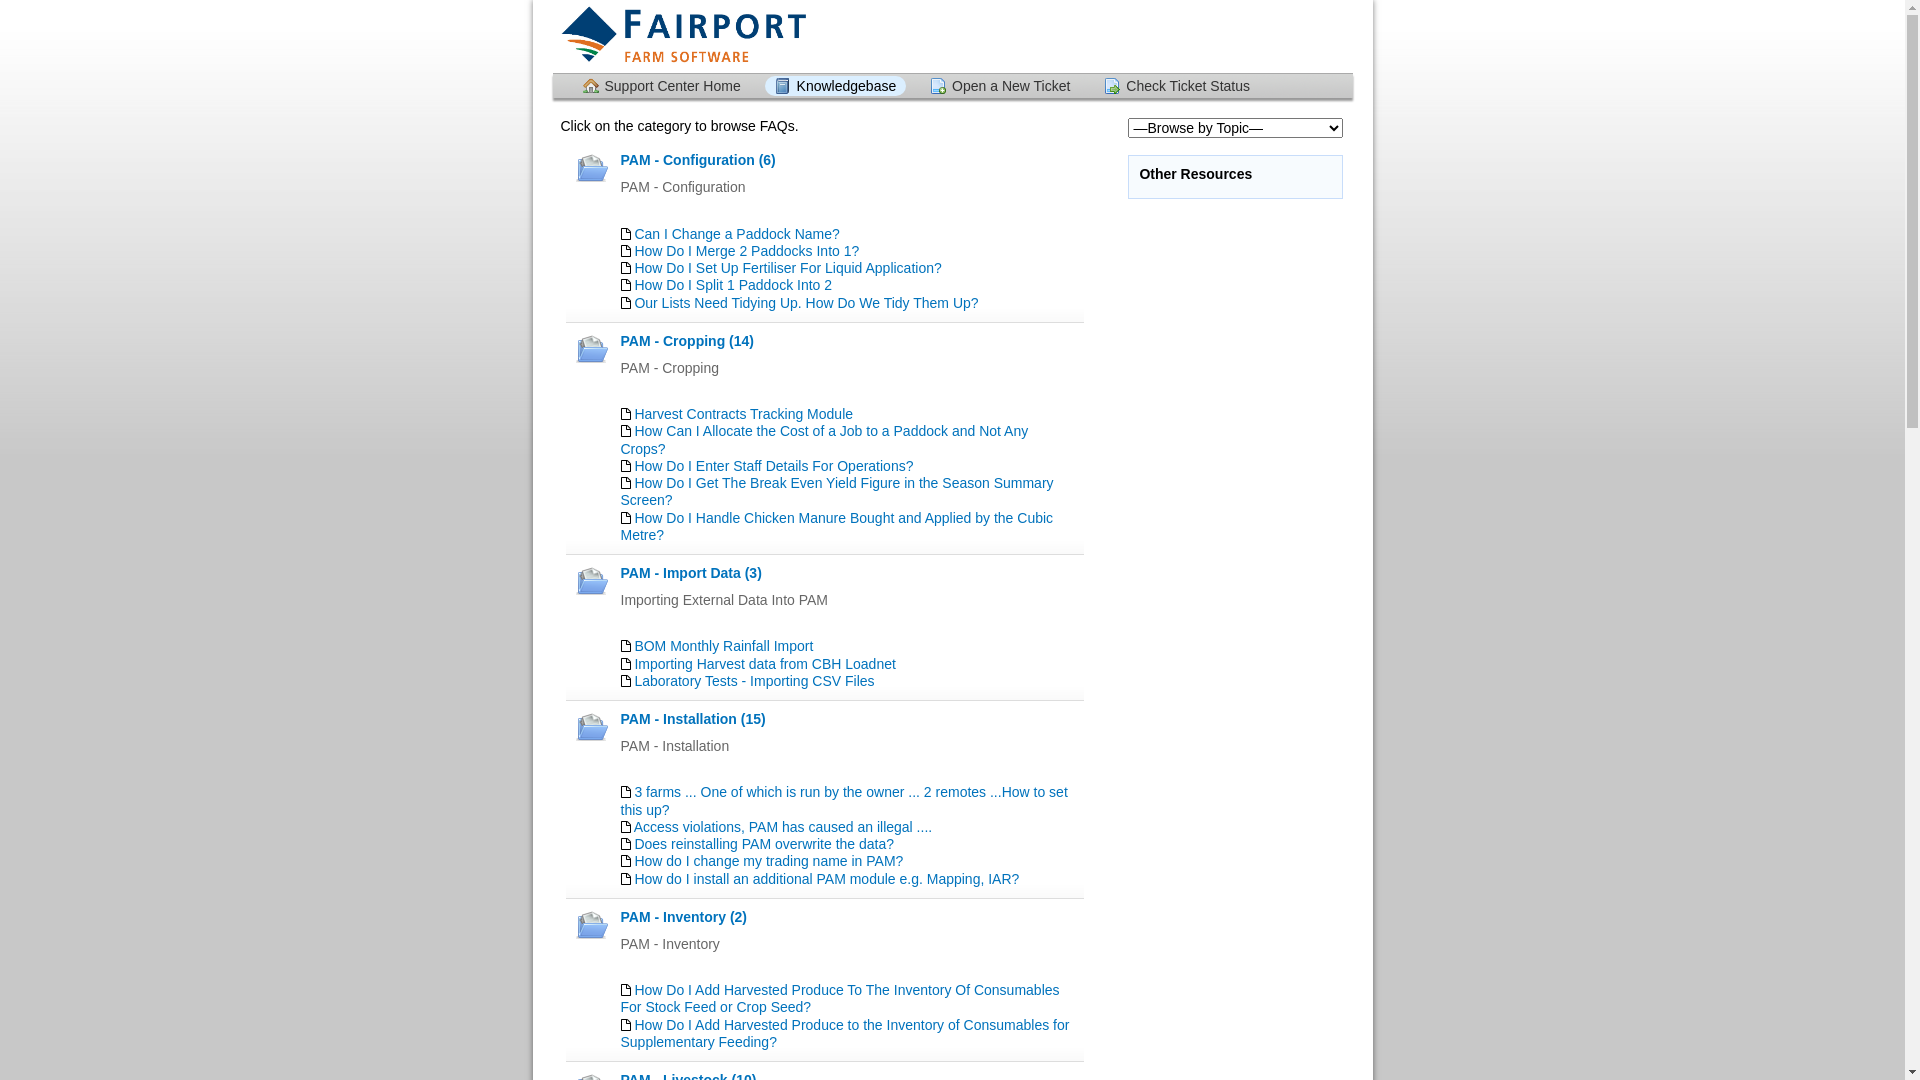 Image resolution: width=1920 pixels, height=1080 pixels. What do you see at coordinates (742, 412) in the screenshot?
I see `'Harvest Contracts Tracking Module'` at bounding box center [742, 412].